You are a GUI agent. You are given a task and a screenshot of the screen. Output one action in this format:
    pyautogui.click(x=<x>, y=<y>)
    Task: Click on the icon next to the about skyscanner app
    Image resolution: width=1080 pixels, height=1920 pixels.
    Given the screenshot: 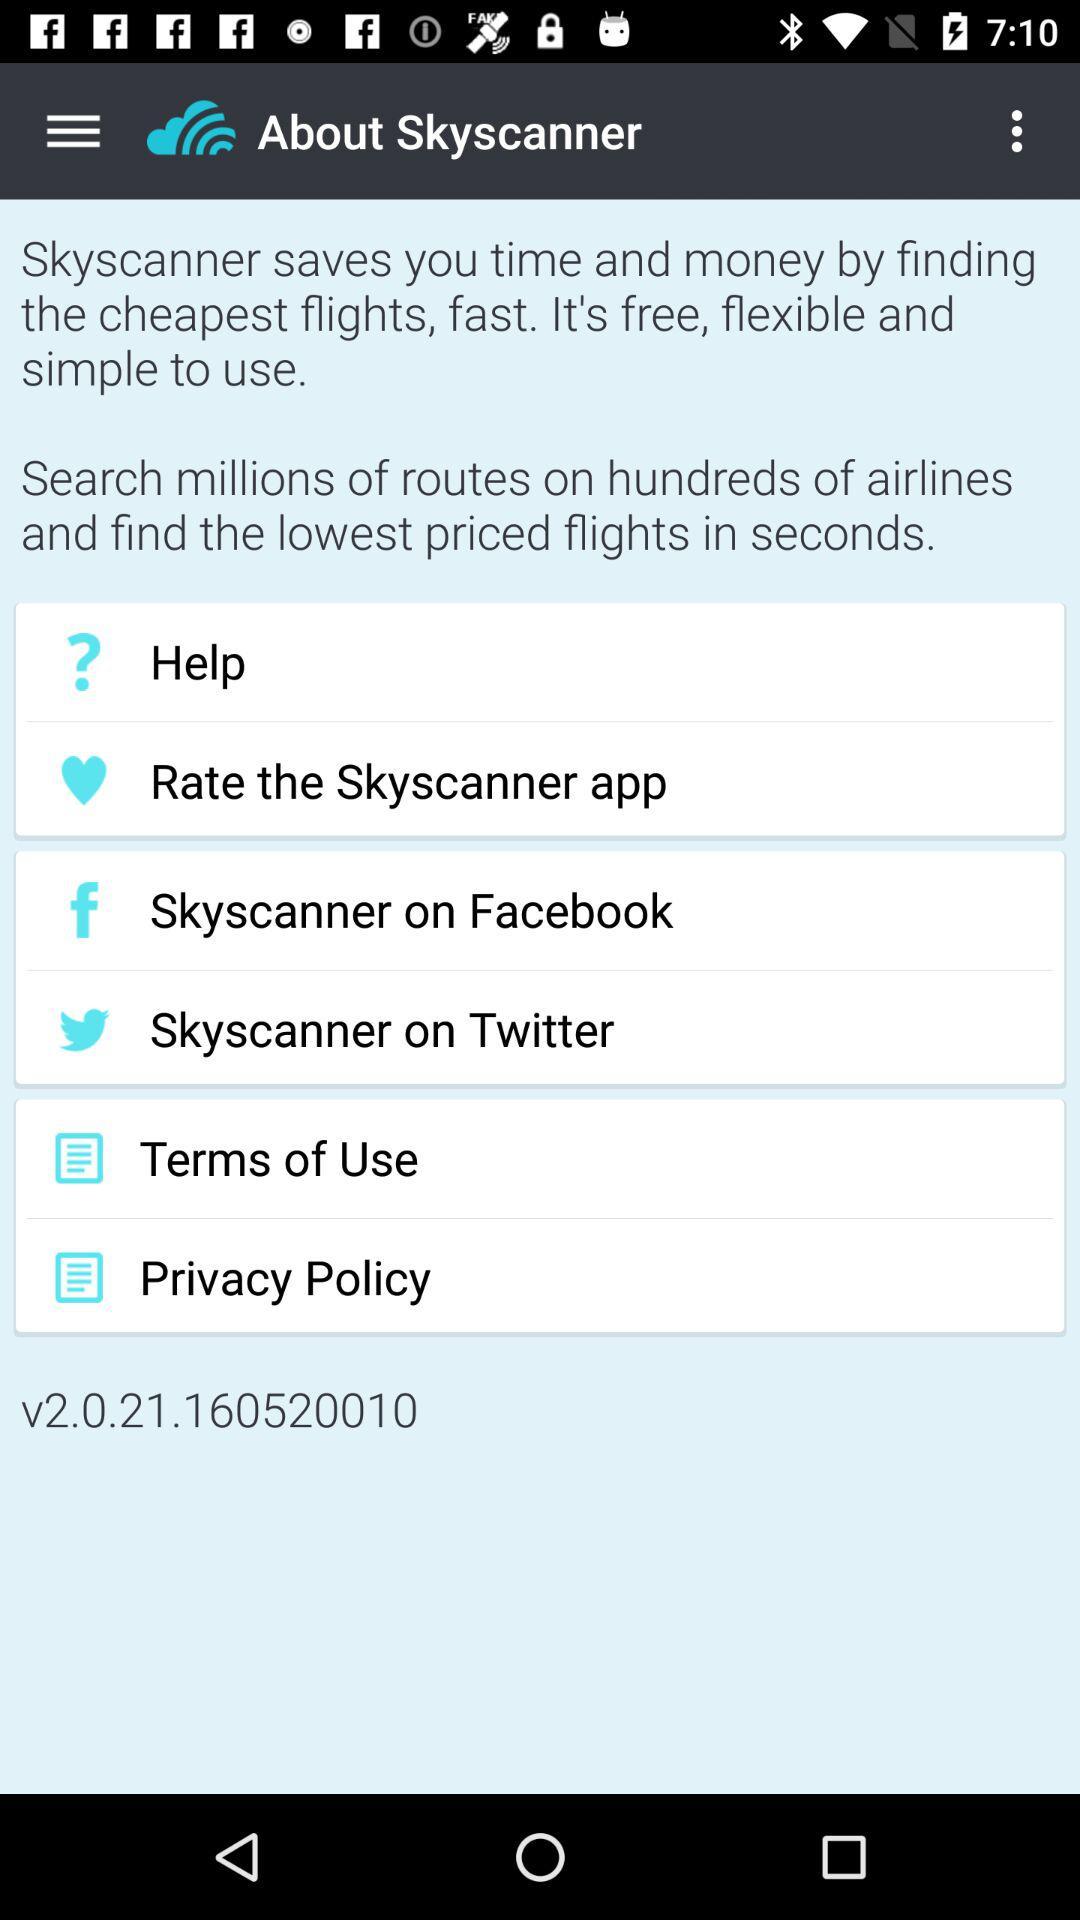 What is the action you would take?
    pyautogui.click(x=1032, y=130)
    